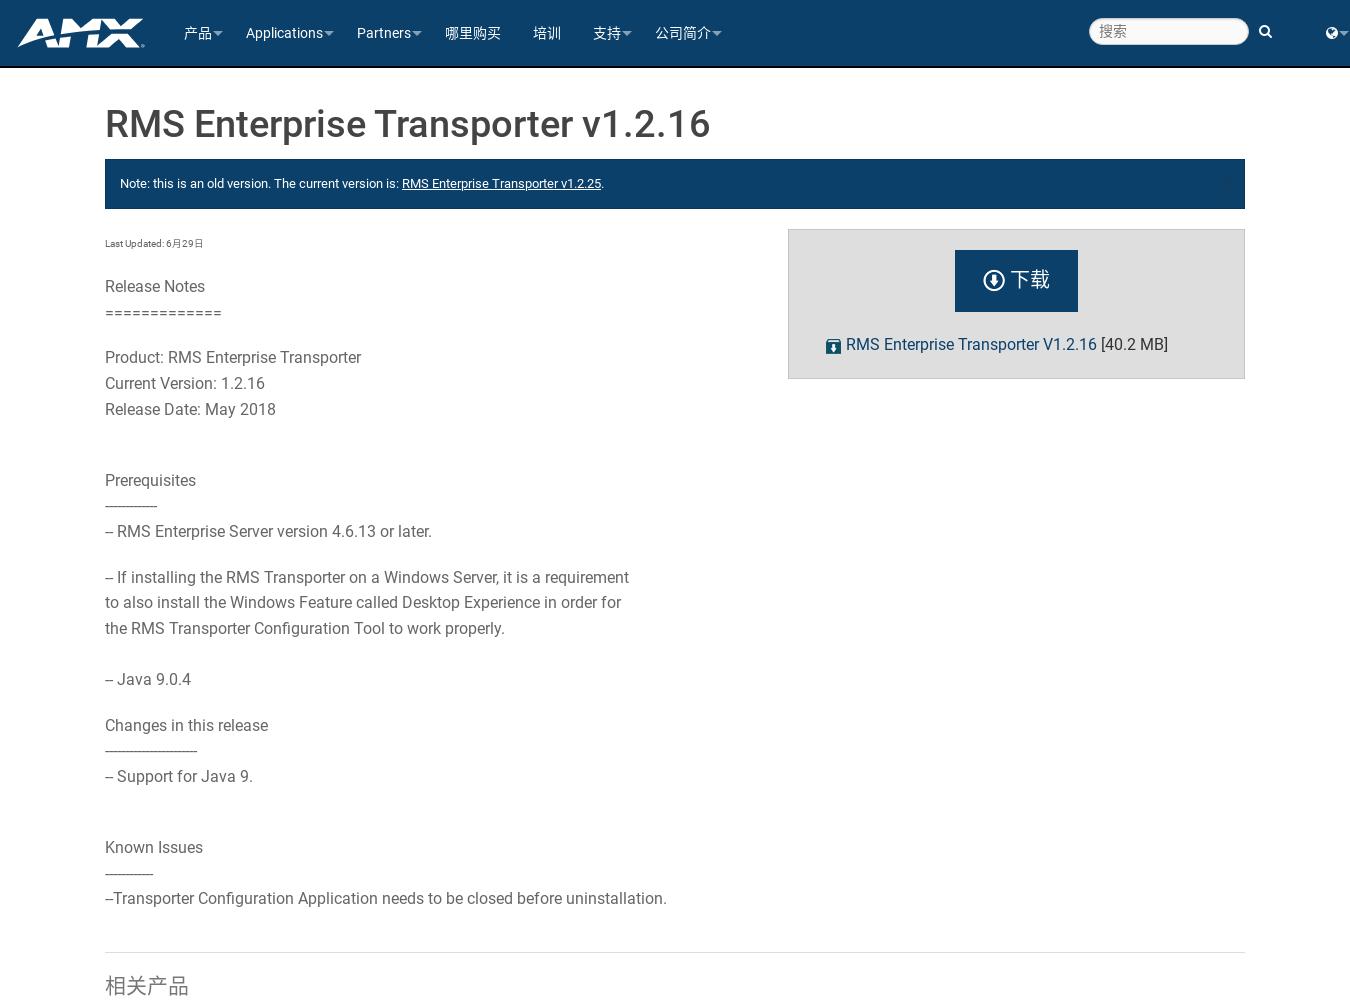  I want to click on 'Changes in this release', so click(186, 723).